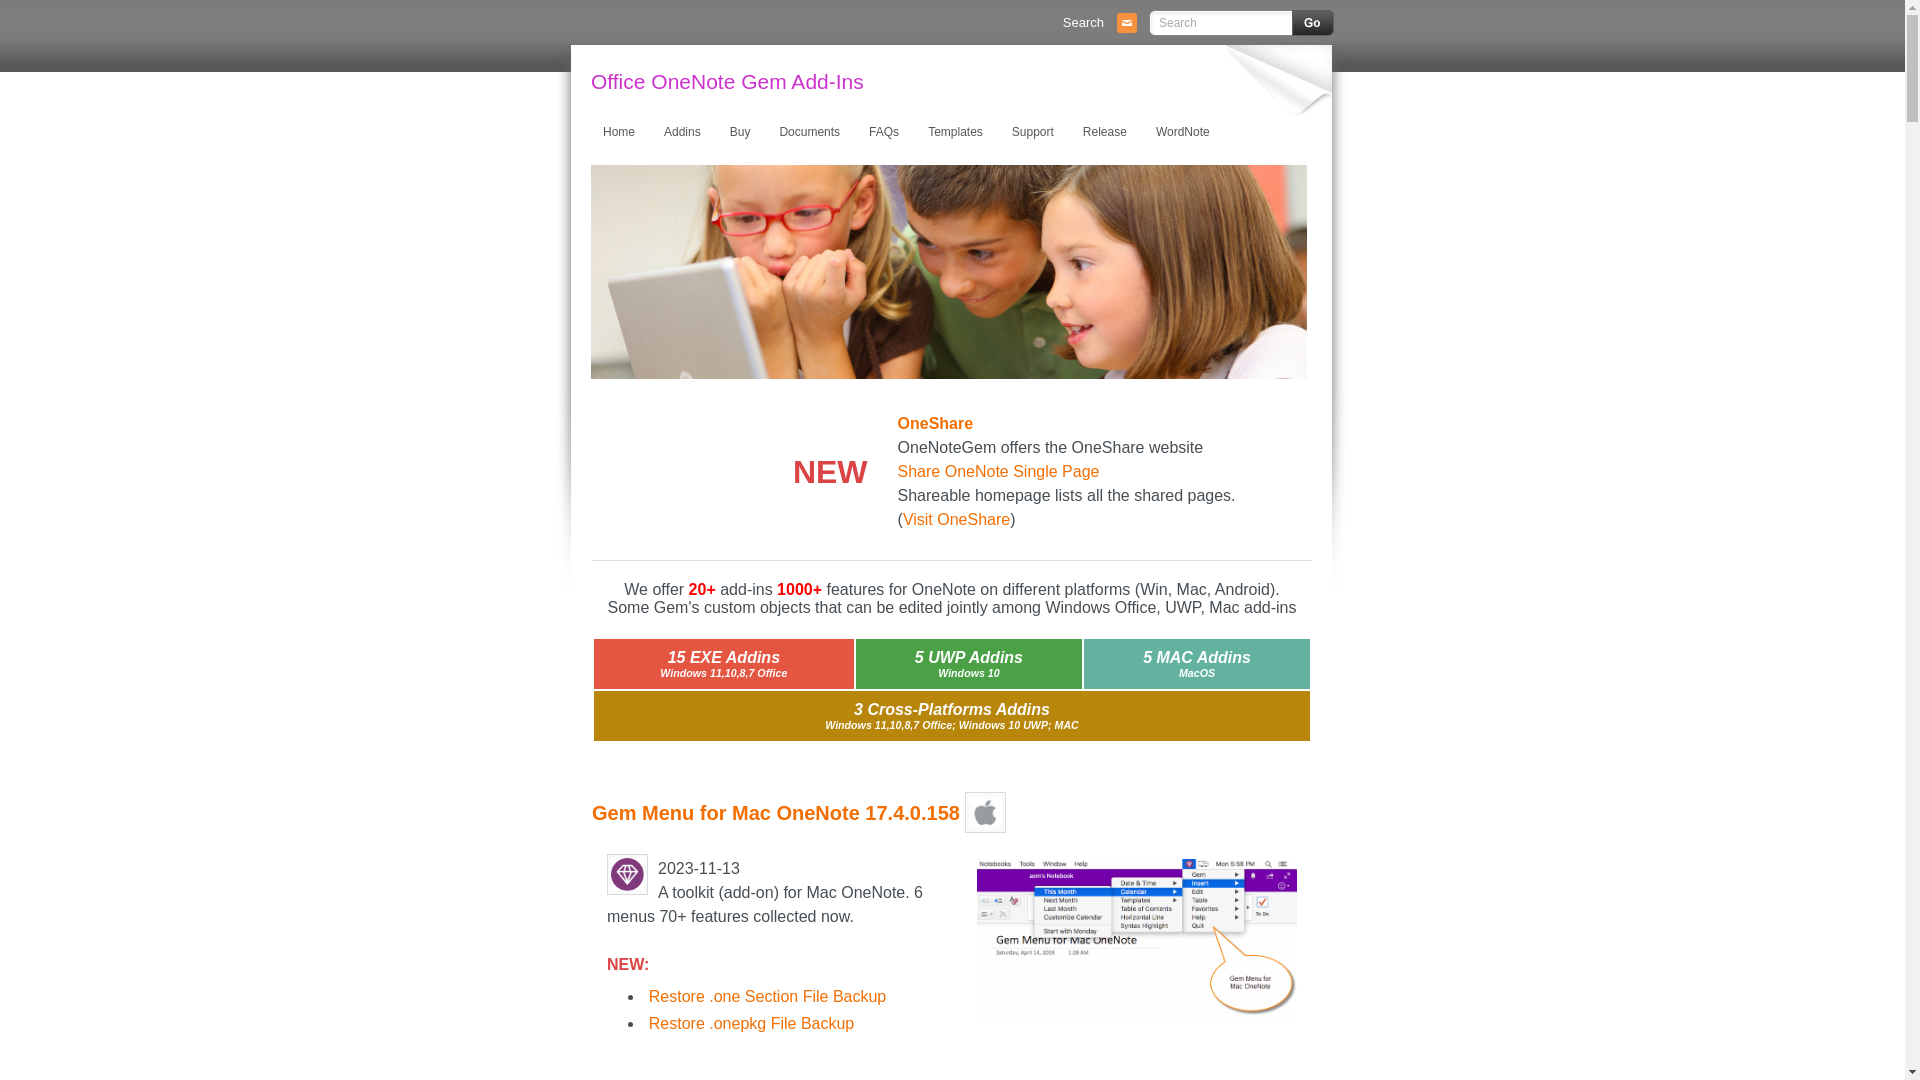  Describe the element at coordinates (722, 664) in the screenshot. I see `'15 EXE Addins` at that location.